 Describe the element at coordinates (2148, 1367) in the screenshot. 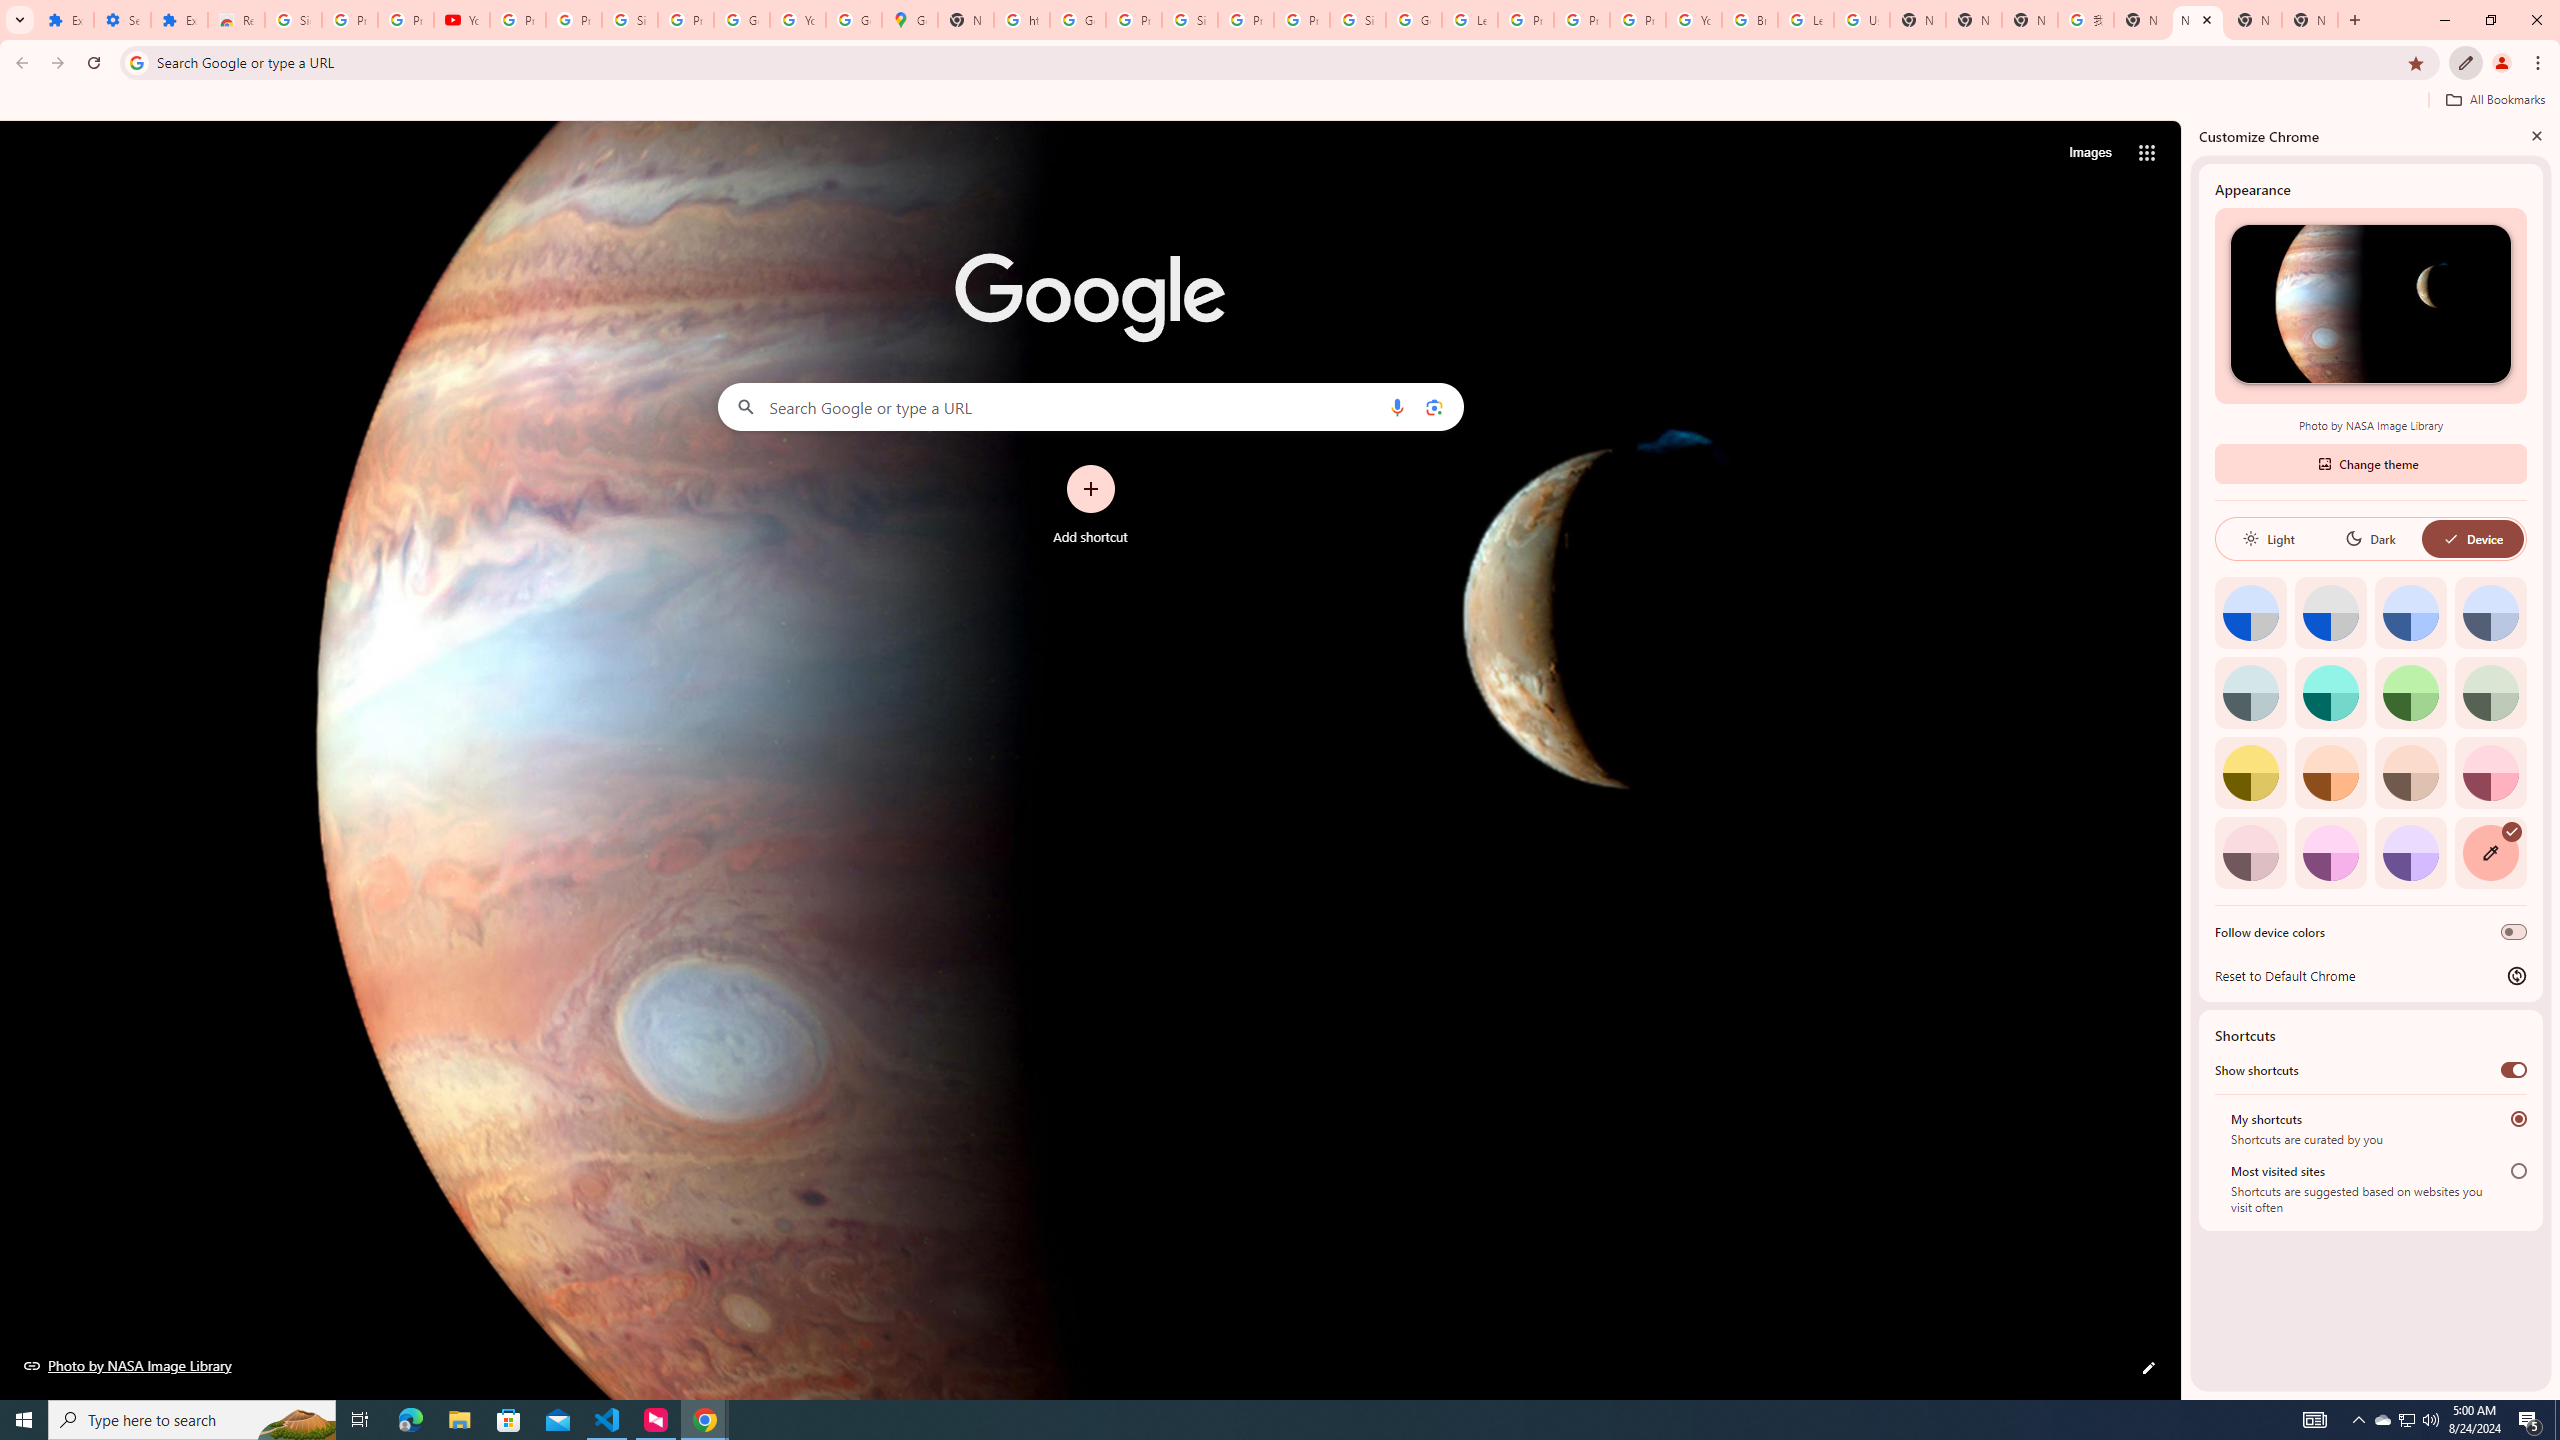

I see `'Customize this page'` at that location.